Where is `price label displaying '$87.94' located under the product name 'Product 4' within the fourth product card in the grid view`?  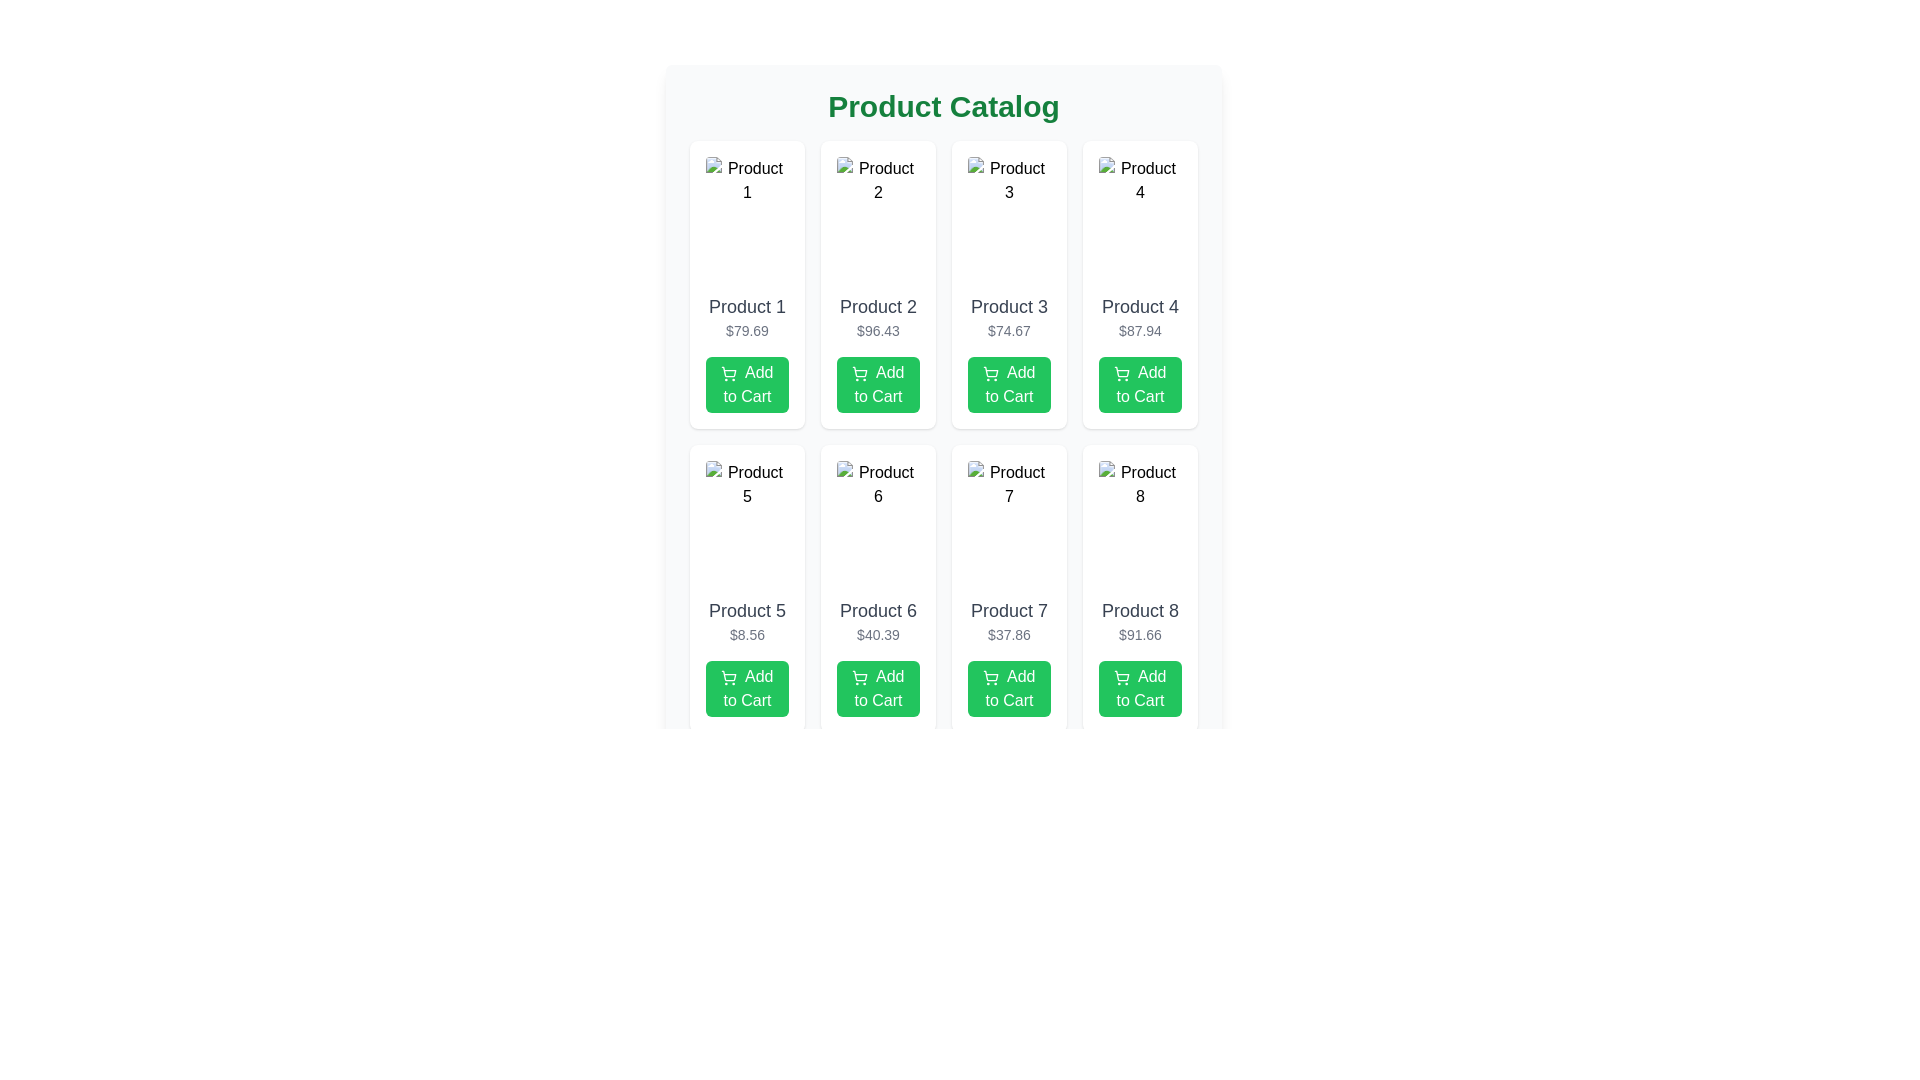 price label displaying '$87.94' located under the product name 'Product 4' within the fourth product card in the grid view is located at coordinates (1140, 330).